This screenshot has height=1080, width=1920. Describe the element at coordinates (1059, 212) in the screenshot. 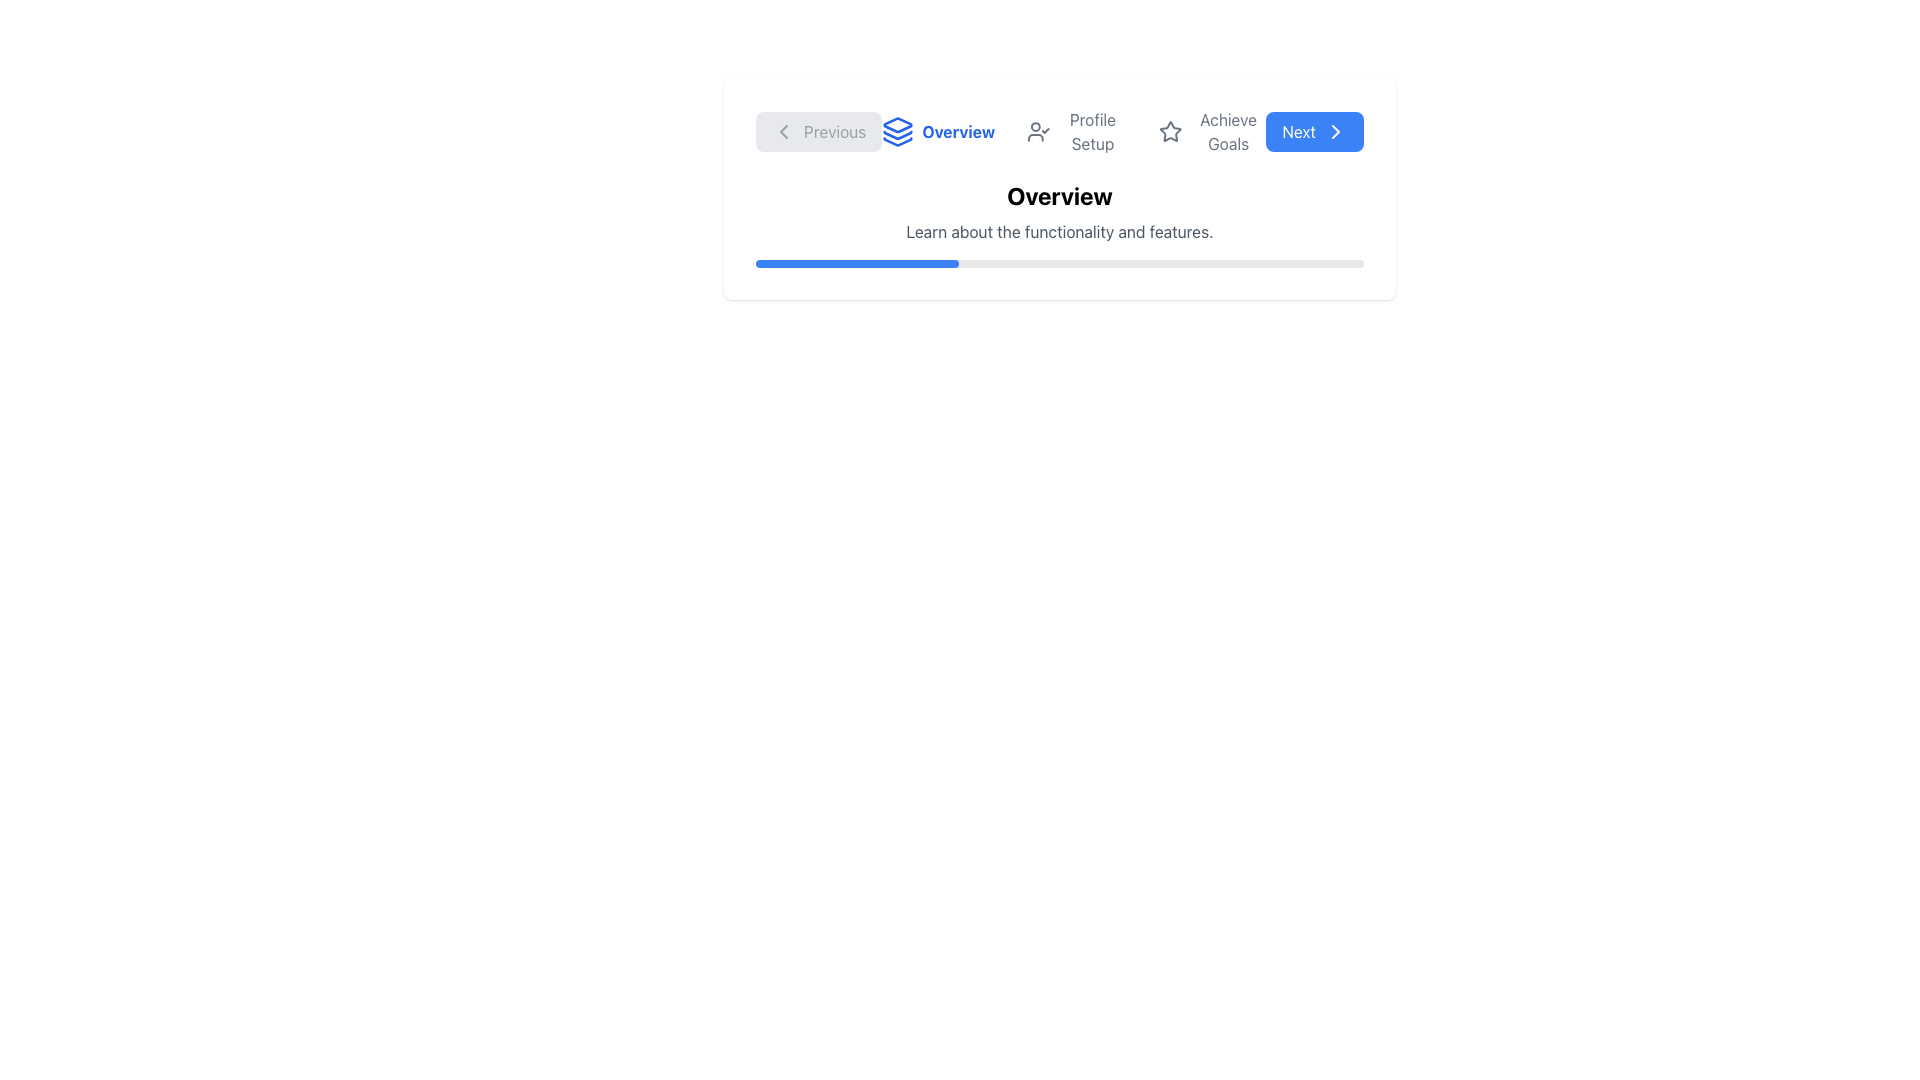

I see `text content of the text block that has a bold header stating 'Overview' and subtext 'Learn about the functionality and features.'` at that location.